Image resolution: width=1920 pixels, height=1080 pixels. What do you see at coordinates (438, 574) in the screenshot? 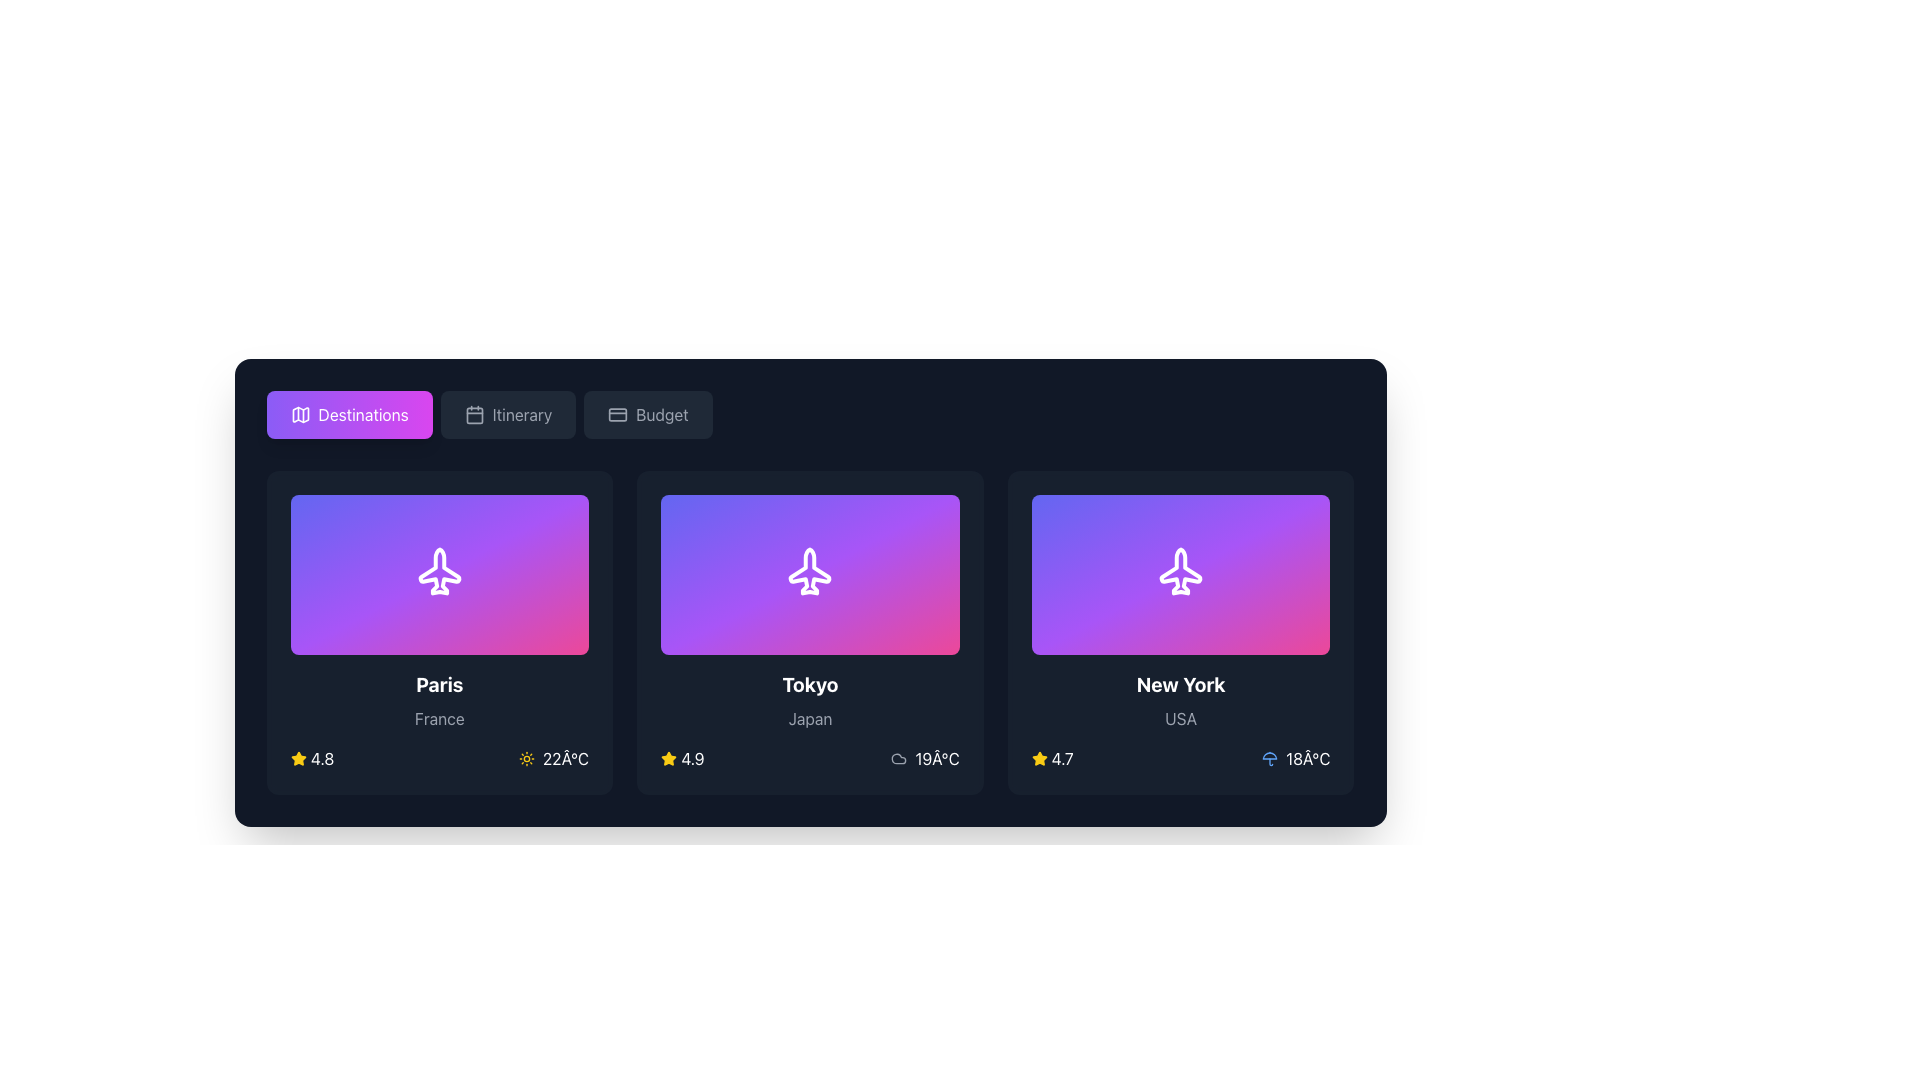
I see `the white airplane-shaped icon within the purple-pink gradient rectangle on the card associated with the destination 'Paris, France'` at bounding box center [438, 574].